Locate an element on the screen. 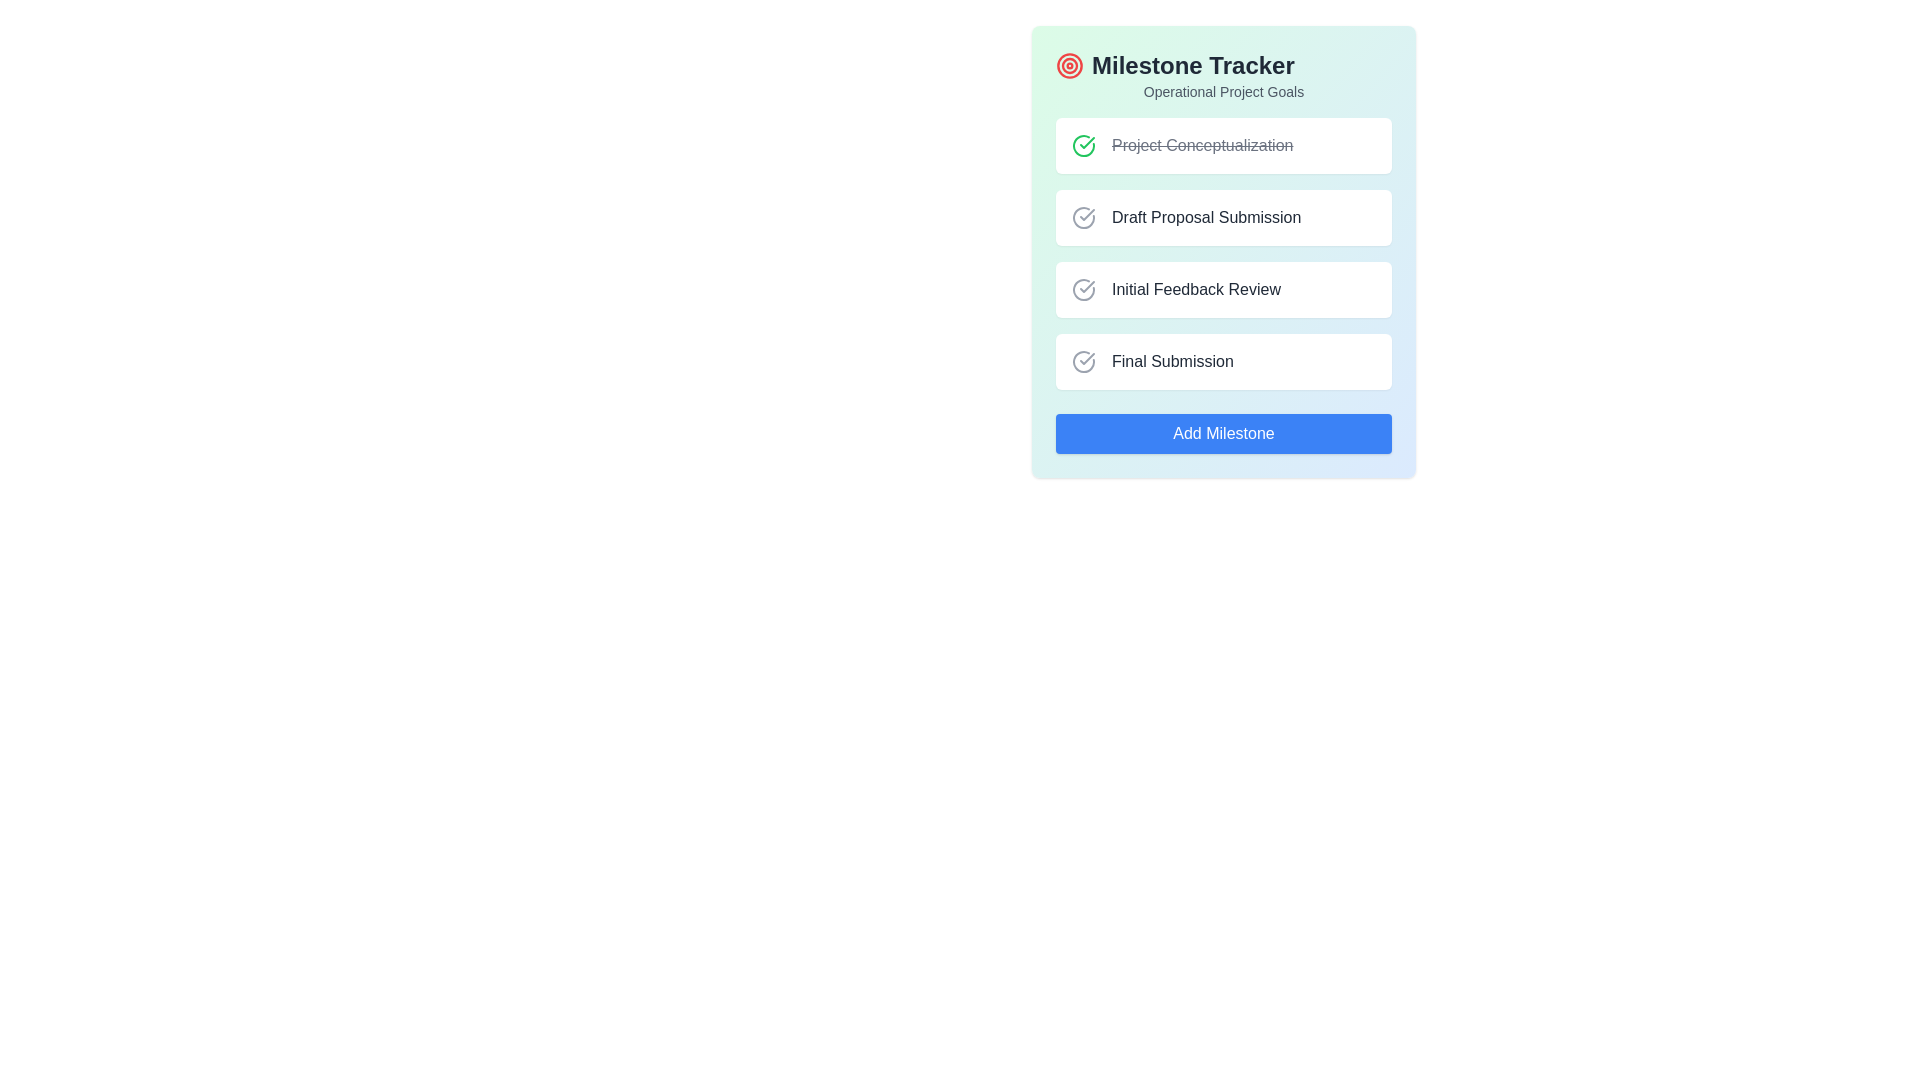 The width and height of the screenshot is (1920, 1080). an individual milestone in the list within the 'Milestone Tracker' card component is located at coordinates (1223, 253).